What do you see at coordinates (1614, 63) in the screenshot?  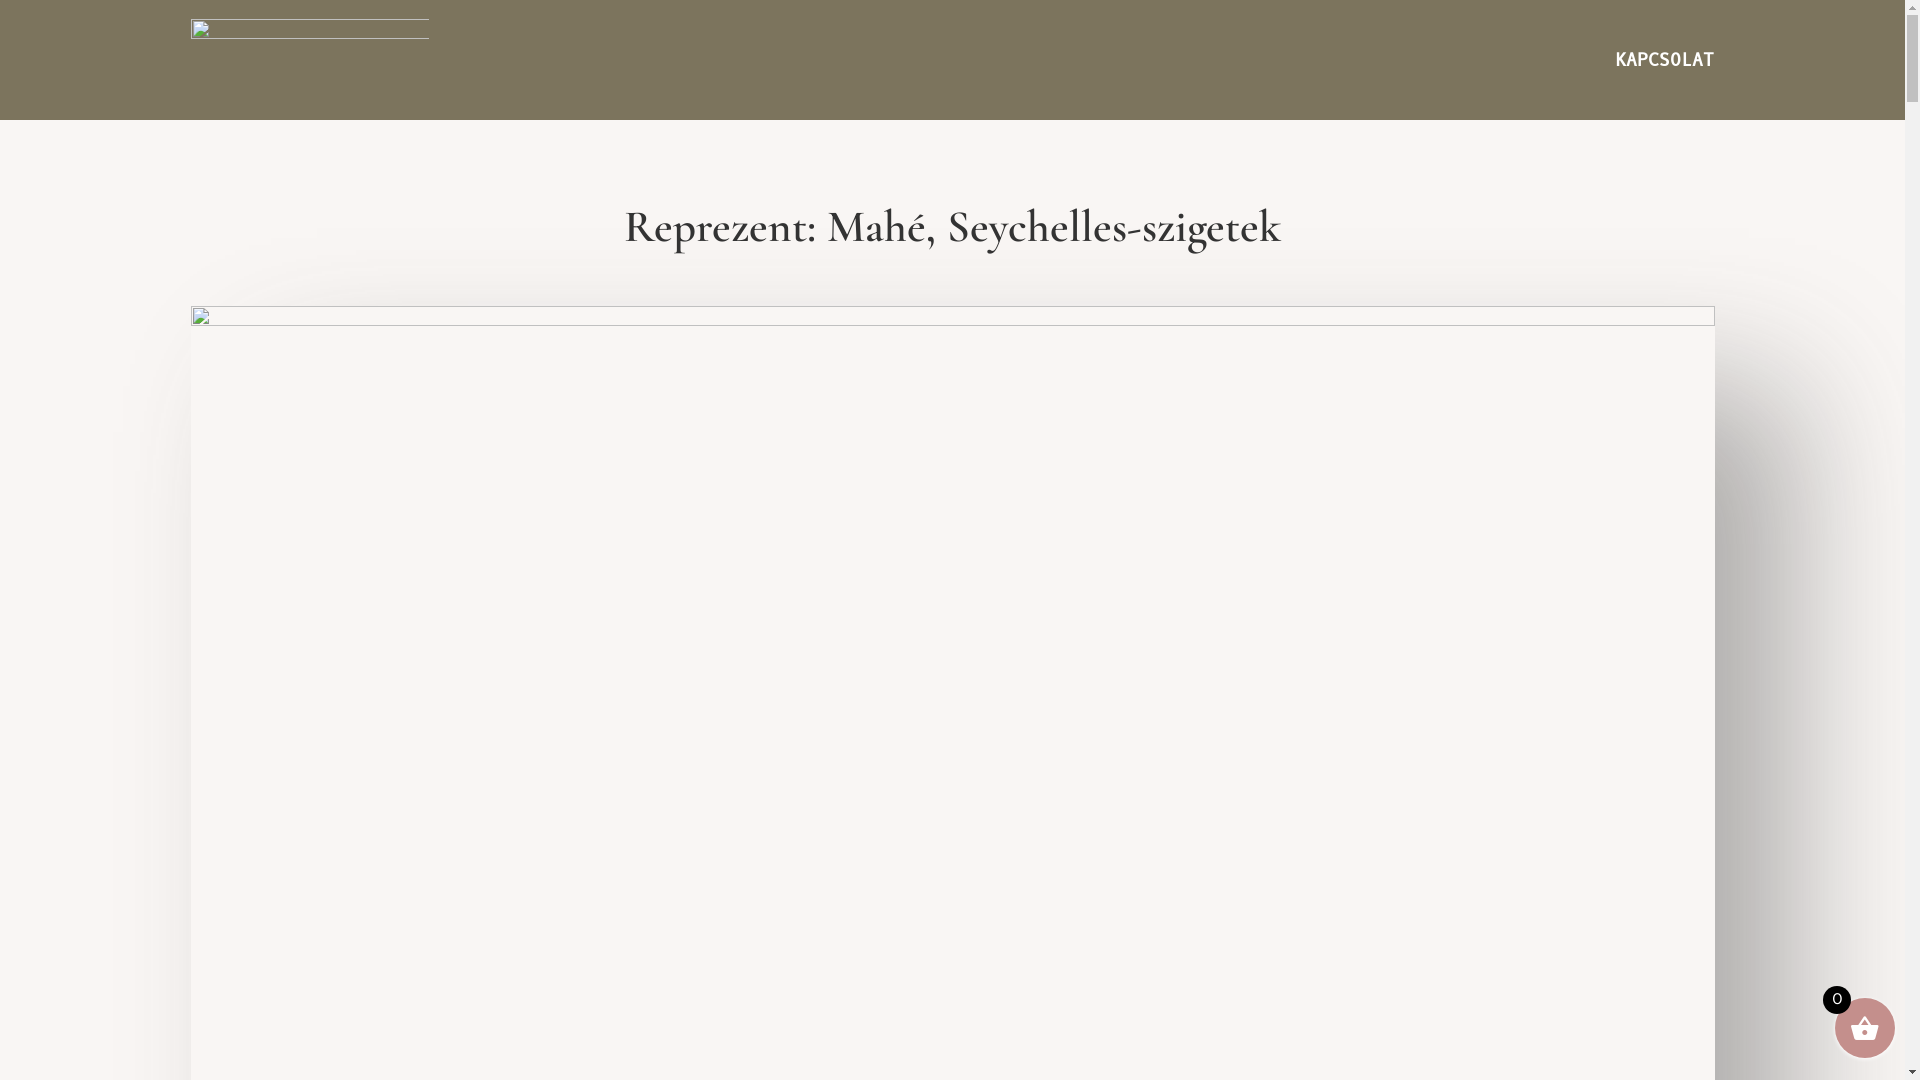 I see `'KAPCSOLAT'` at bounding box center [1614, 63].